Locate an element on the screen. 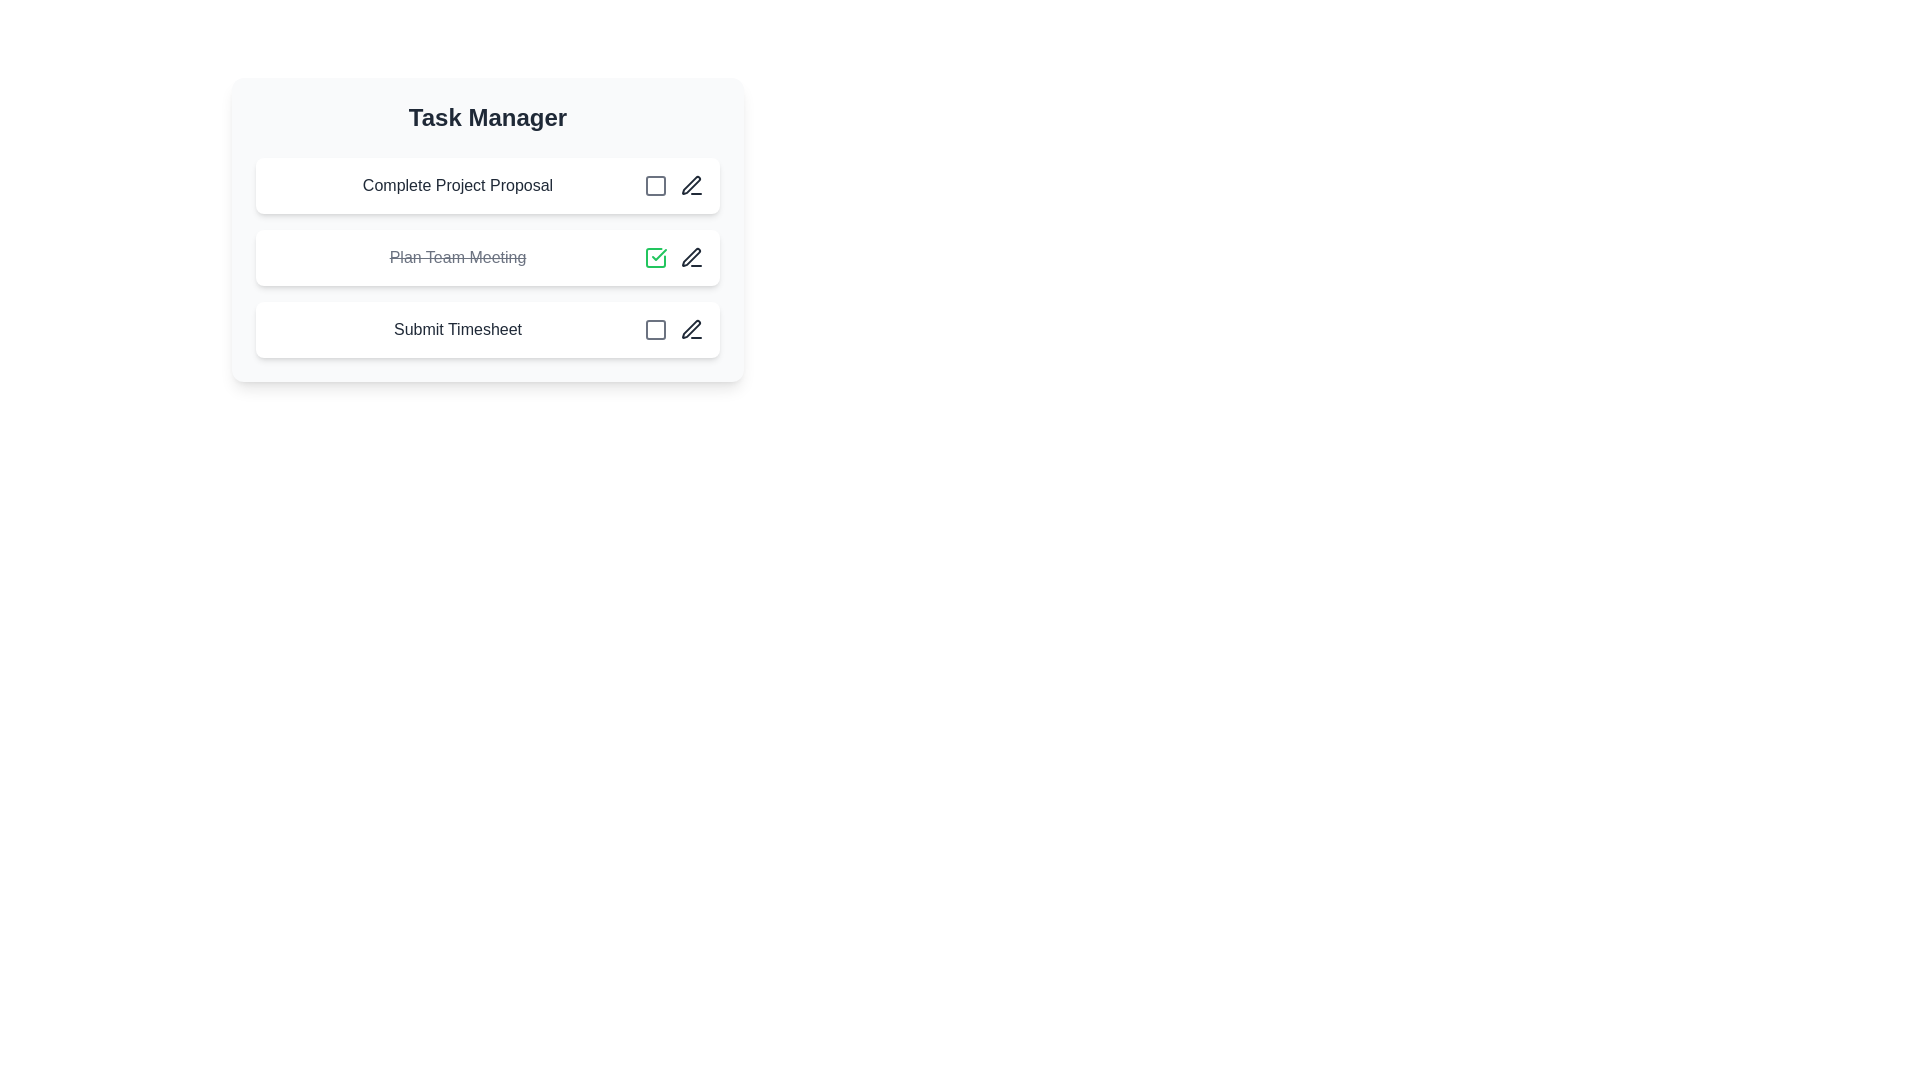 Image resolution: width=1920 pixels, height=1080 pixels. the text label displaying 'Submit Timesheet' located in the 'Task Manager' section, positioned below 'Plan Team Meeting' is located at coordinates (456, 329).